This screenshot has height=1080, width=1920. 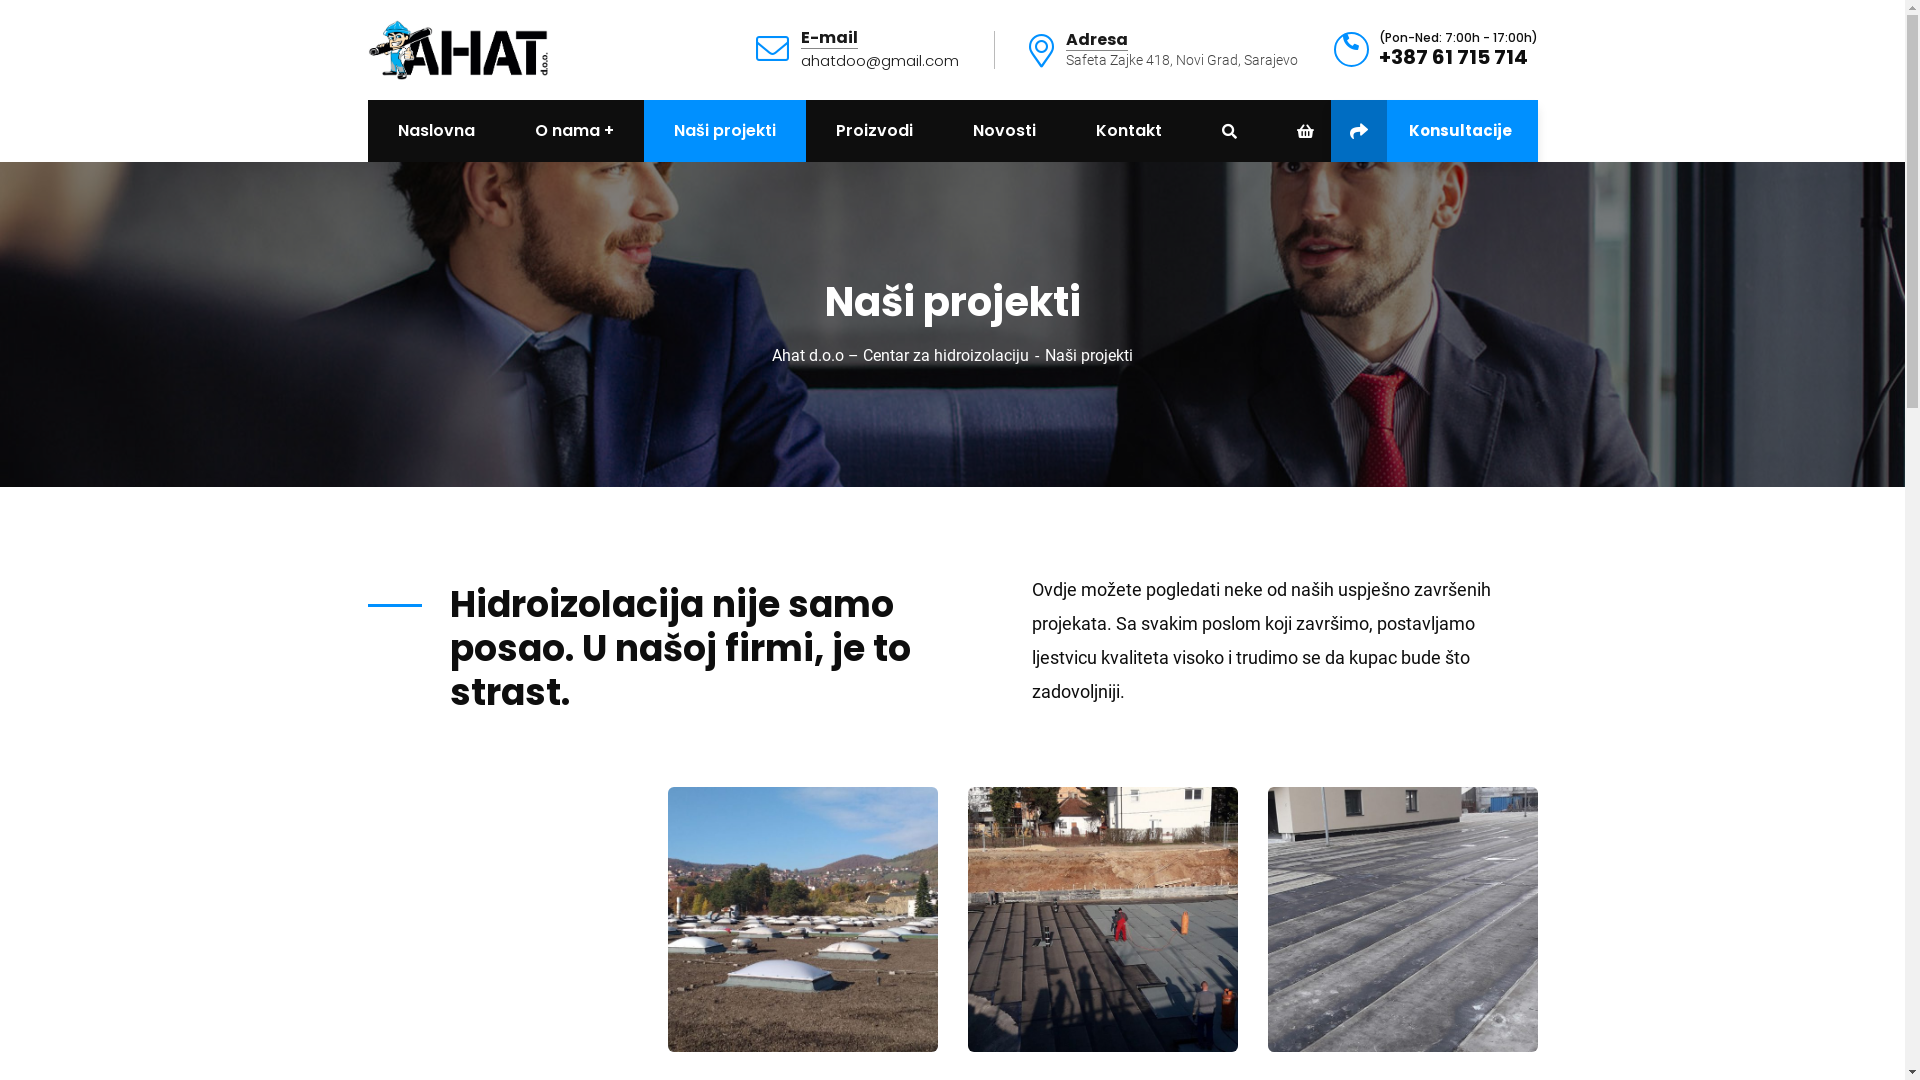 What do you see at coordinates (457, 47) in the screenshot?
I see `'AHAT D.O.O'` at bounding box center [457, 47].